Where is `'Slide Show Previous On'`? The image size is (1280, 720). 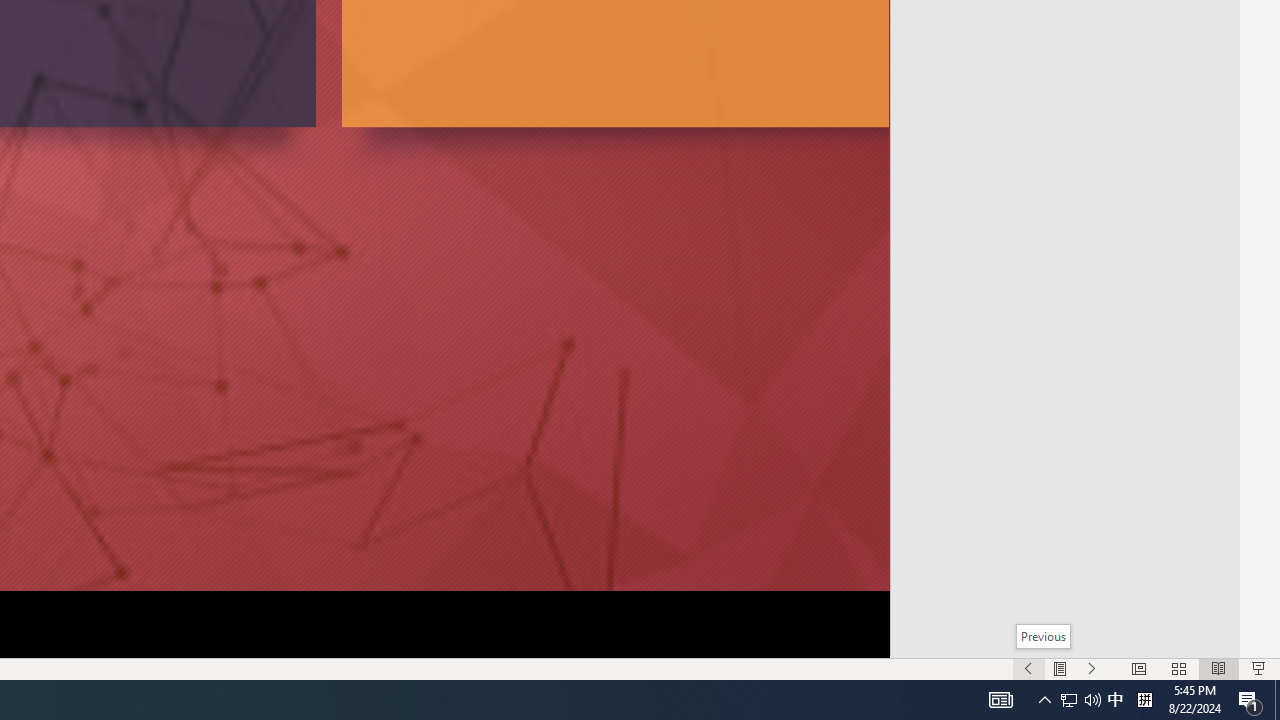
'Slide Show Previous On' is located at coordinates (1028, 669).